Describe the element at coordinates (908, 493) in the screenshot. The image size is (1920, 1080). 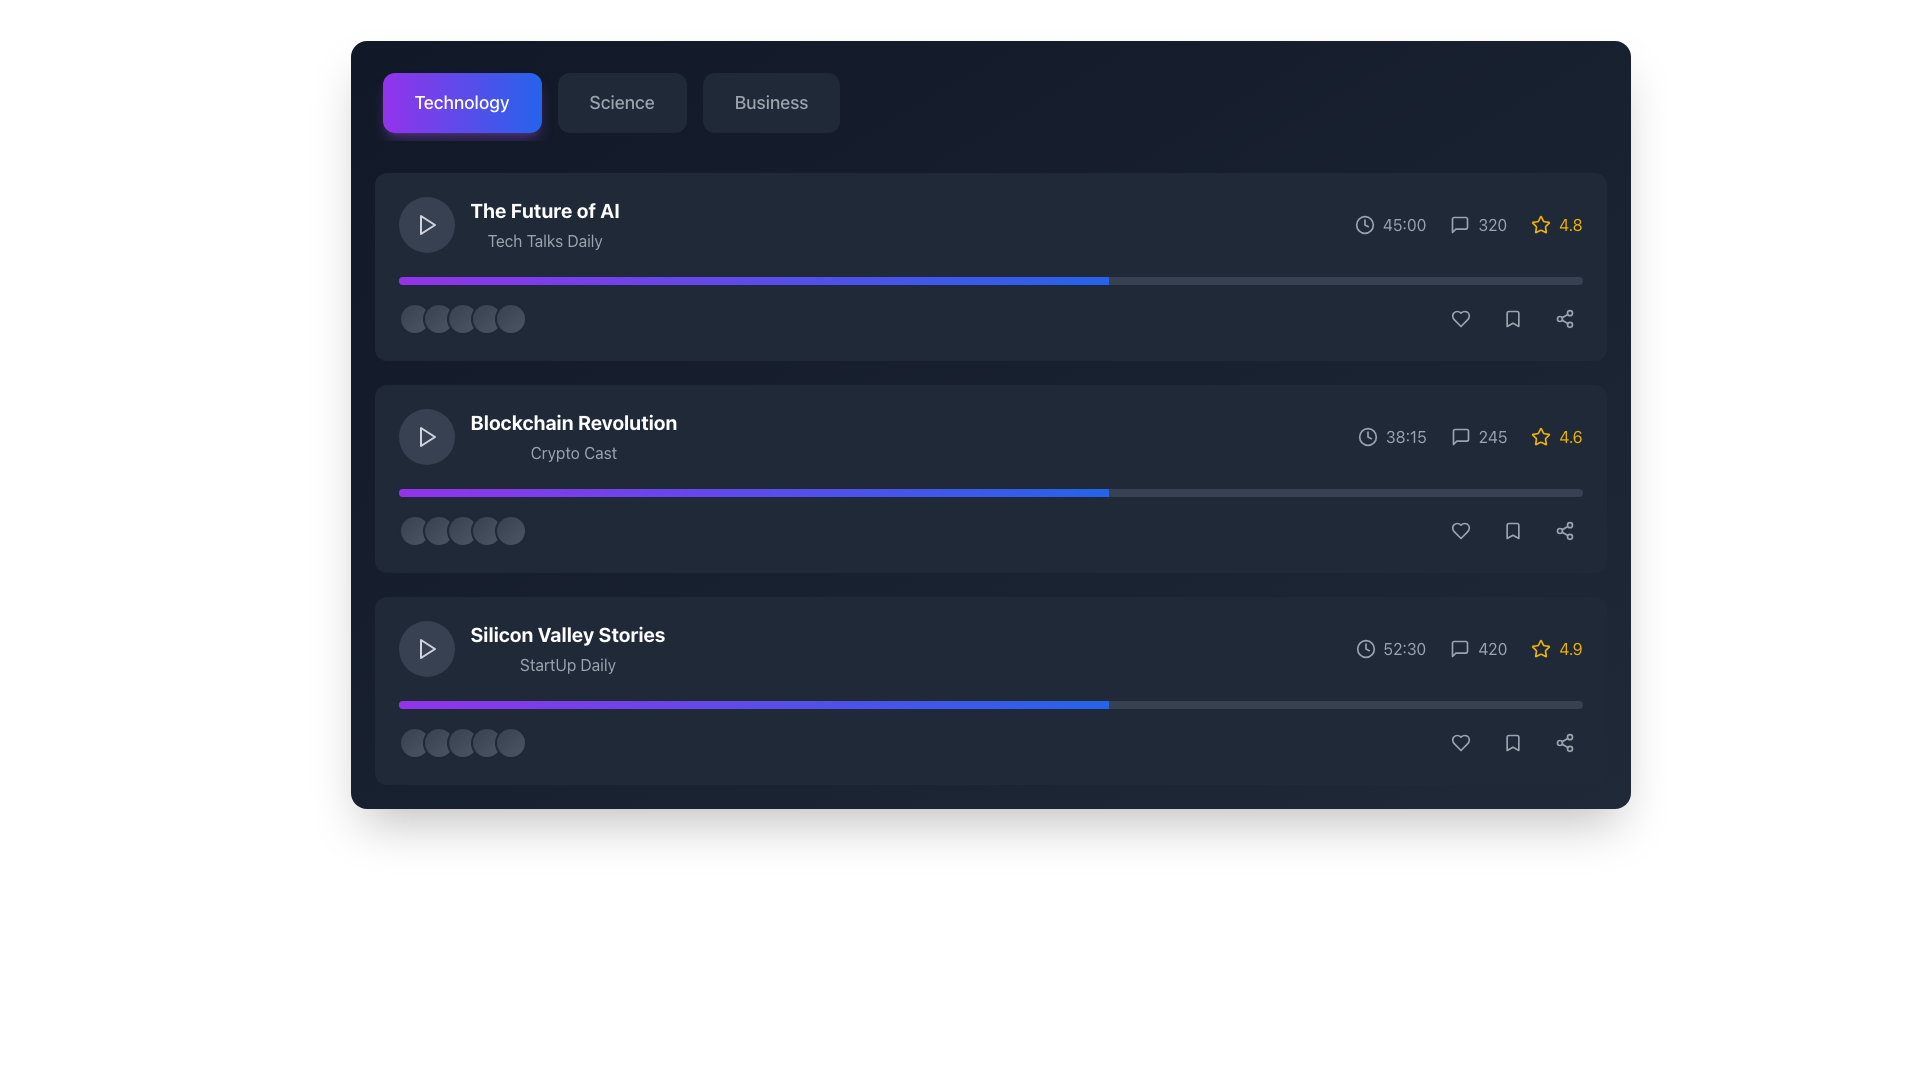
I see `progress` at that location.